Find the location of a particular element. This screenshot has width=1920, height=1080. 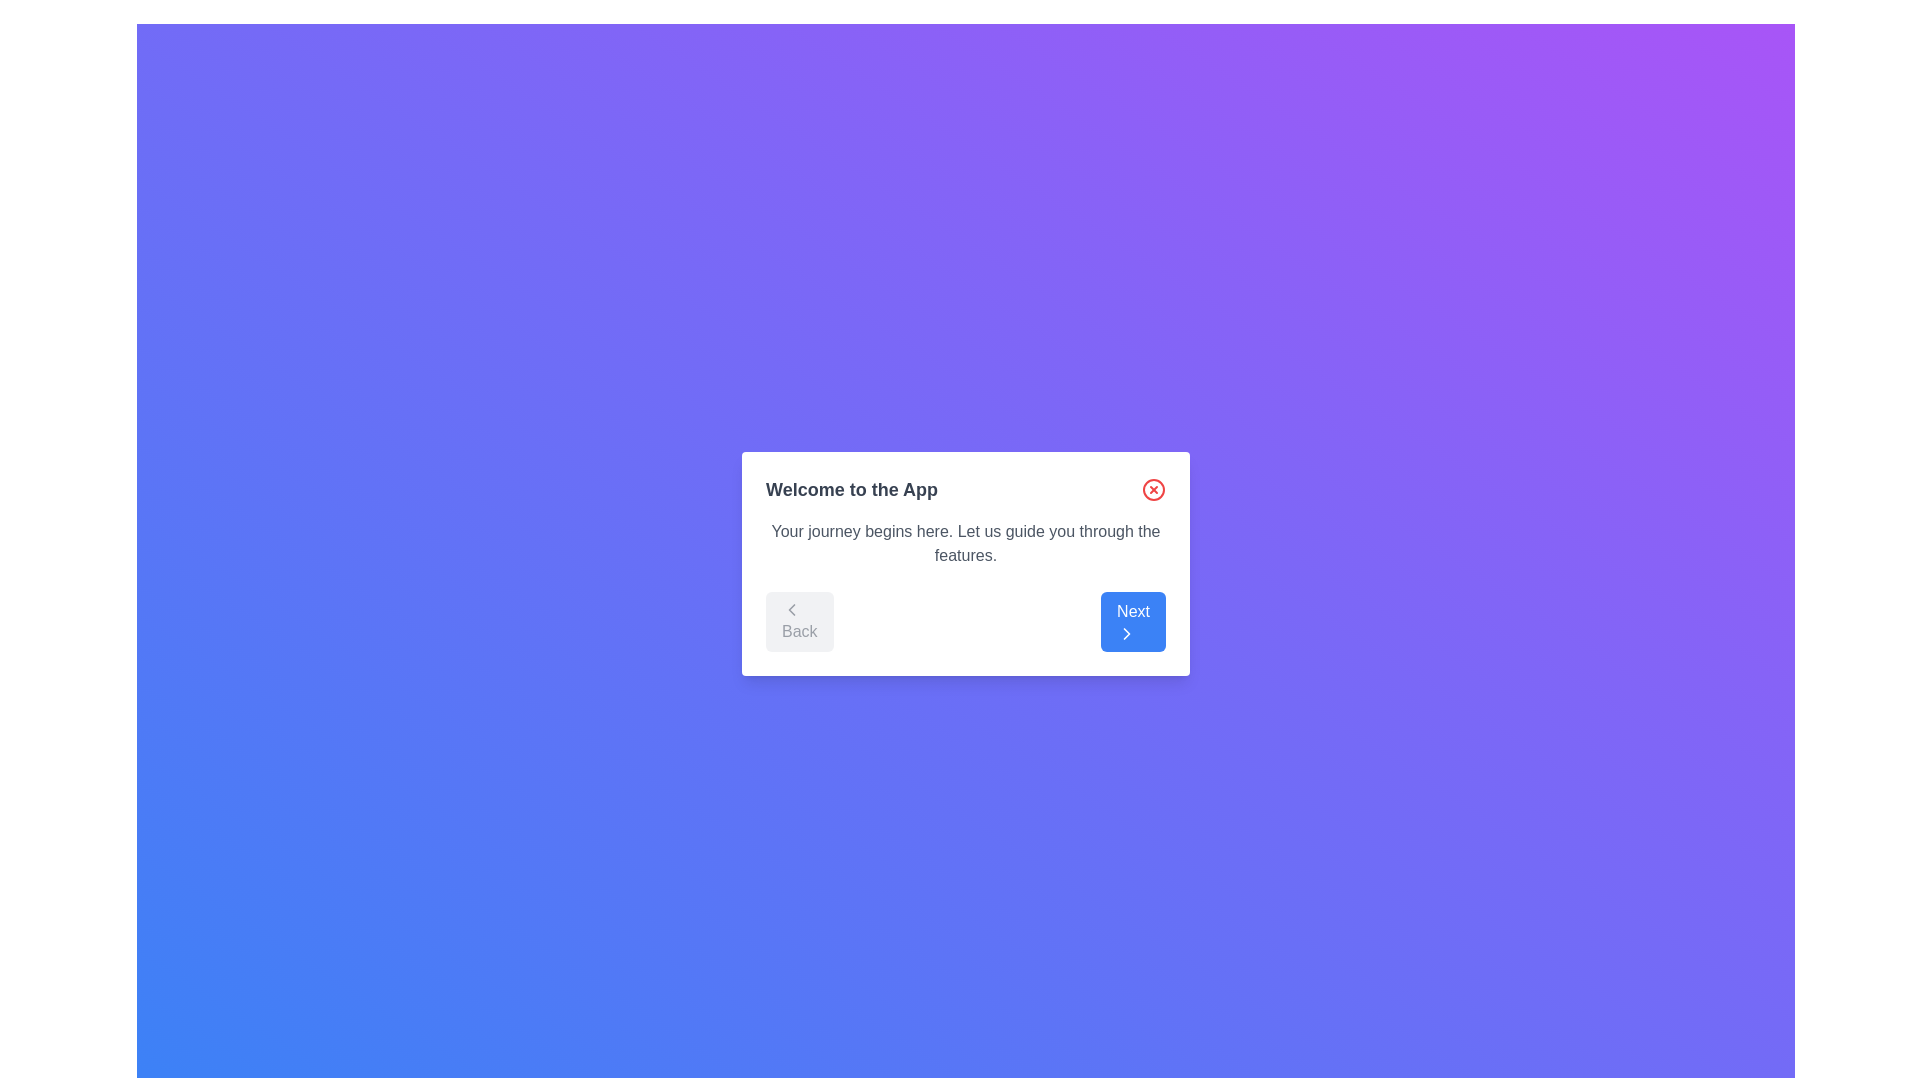

the 'Back' button with a gray background and rounded corners, located on the left side of the dialog box is located at coordinates (798, 620).